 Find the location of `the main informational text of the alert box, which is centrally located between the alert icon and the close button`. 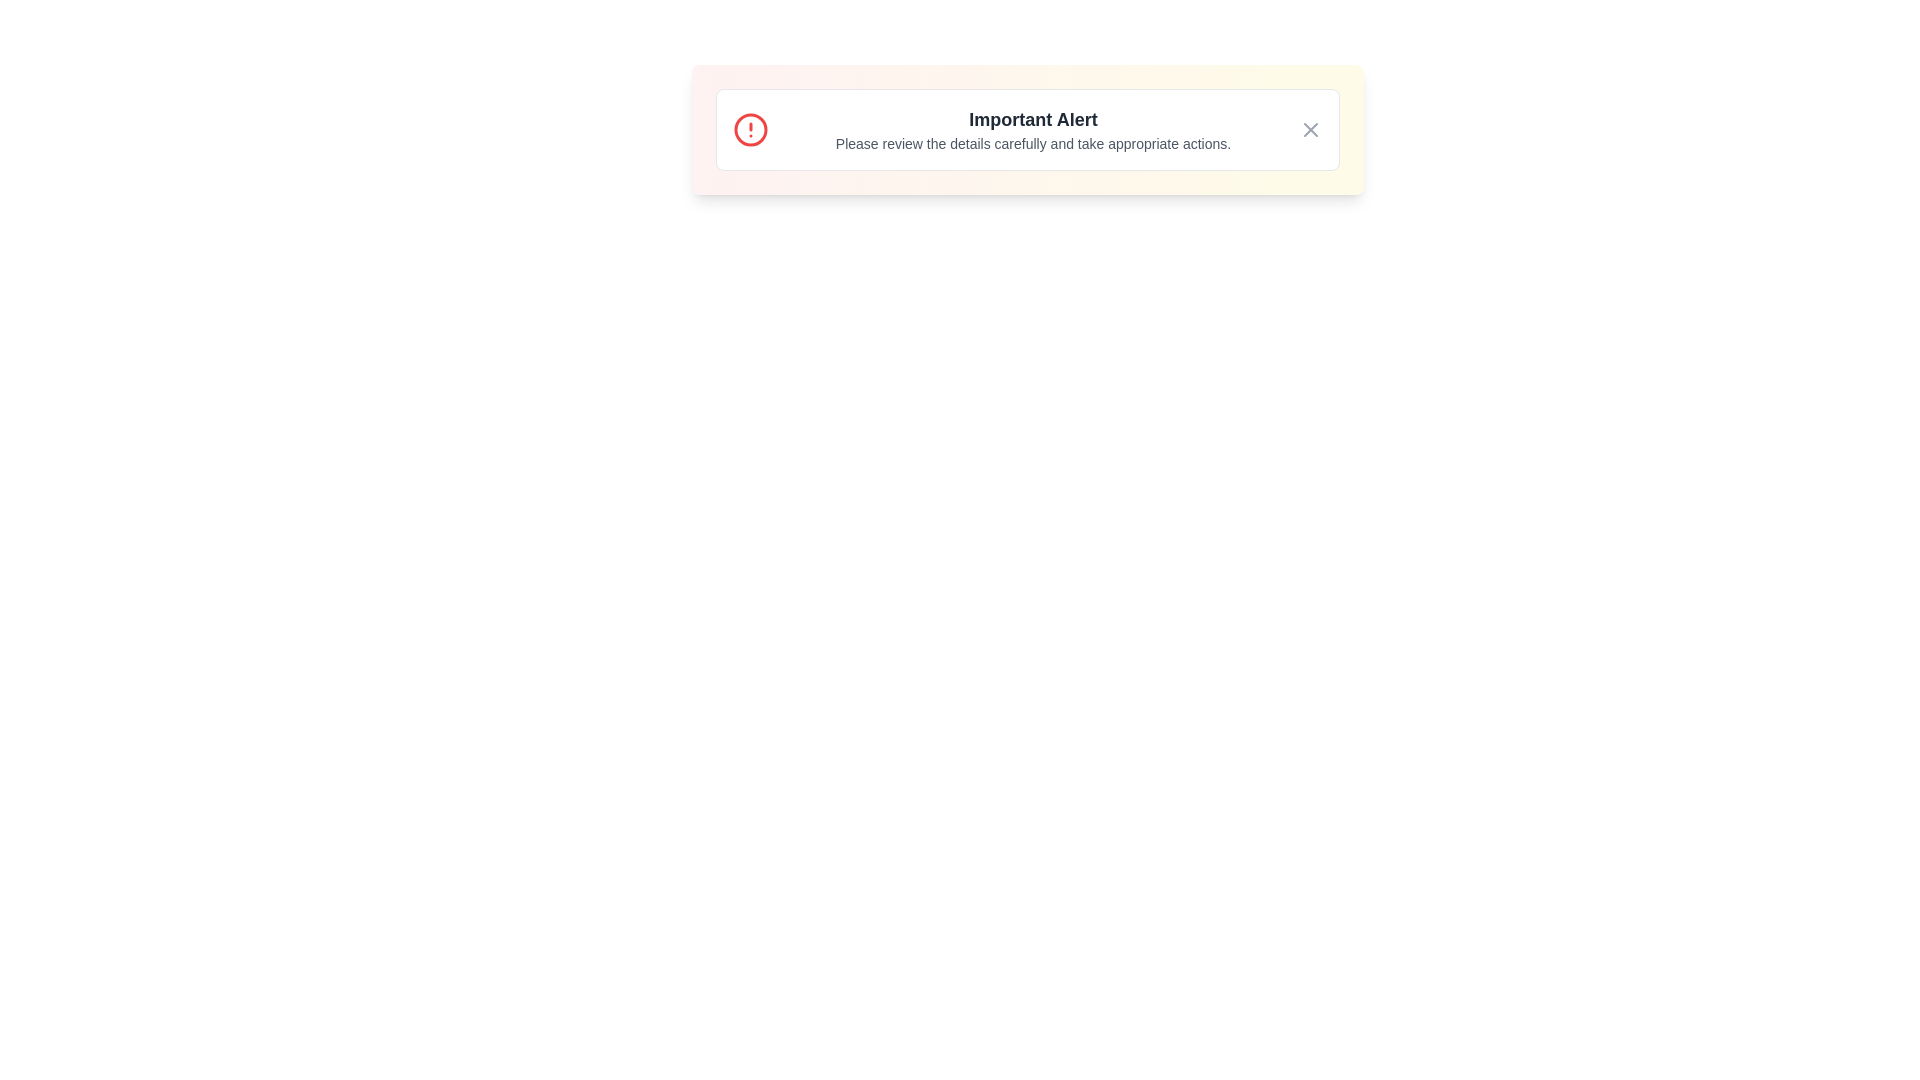

the main informational text of the alert box, which is centrally located between the alert icon and the close button is located at coordinates (1033, 130).